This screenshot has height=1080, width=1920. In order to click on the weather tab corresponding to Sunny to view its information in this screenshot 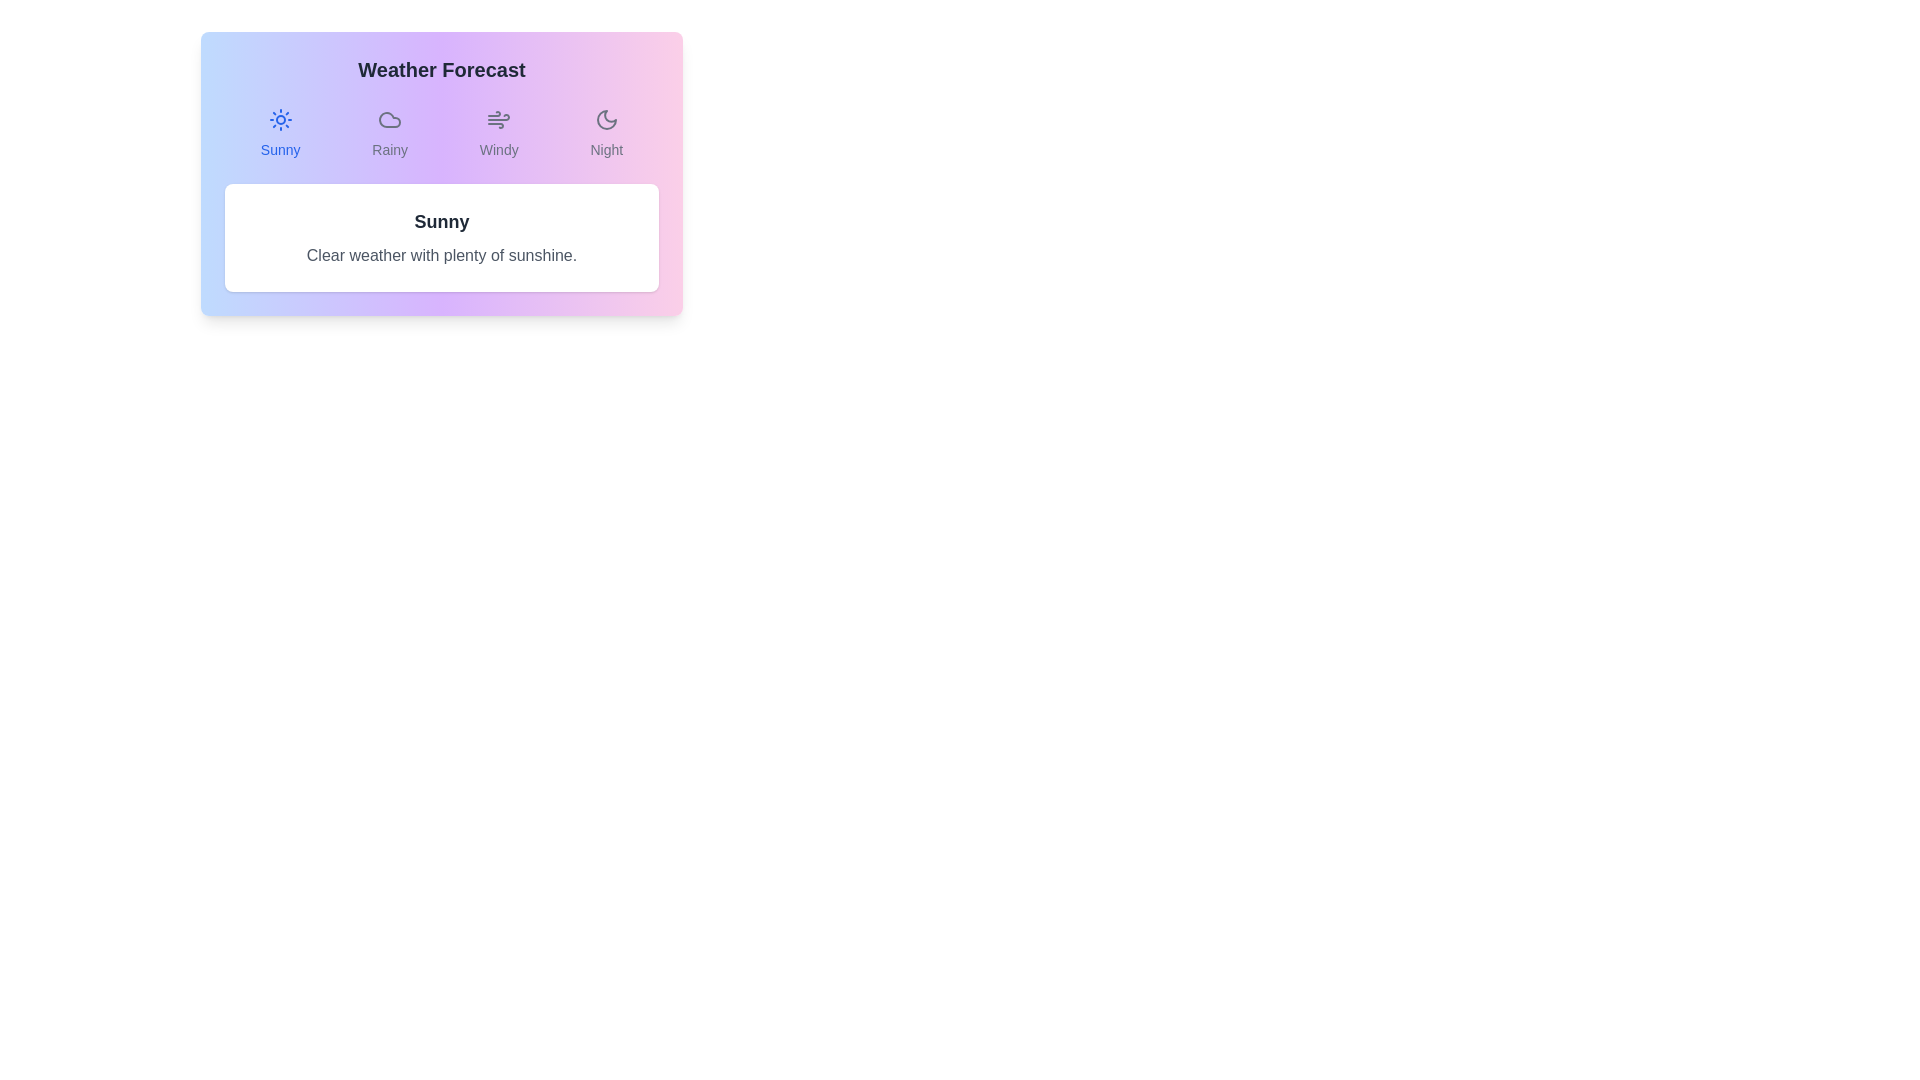, I will do `click(278, 134)`.